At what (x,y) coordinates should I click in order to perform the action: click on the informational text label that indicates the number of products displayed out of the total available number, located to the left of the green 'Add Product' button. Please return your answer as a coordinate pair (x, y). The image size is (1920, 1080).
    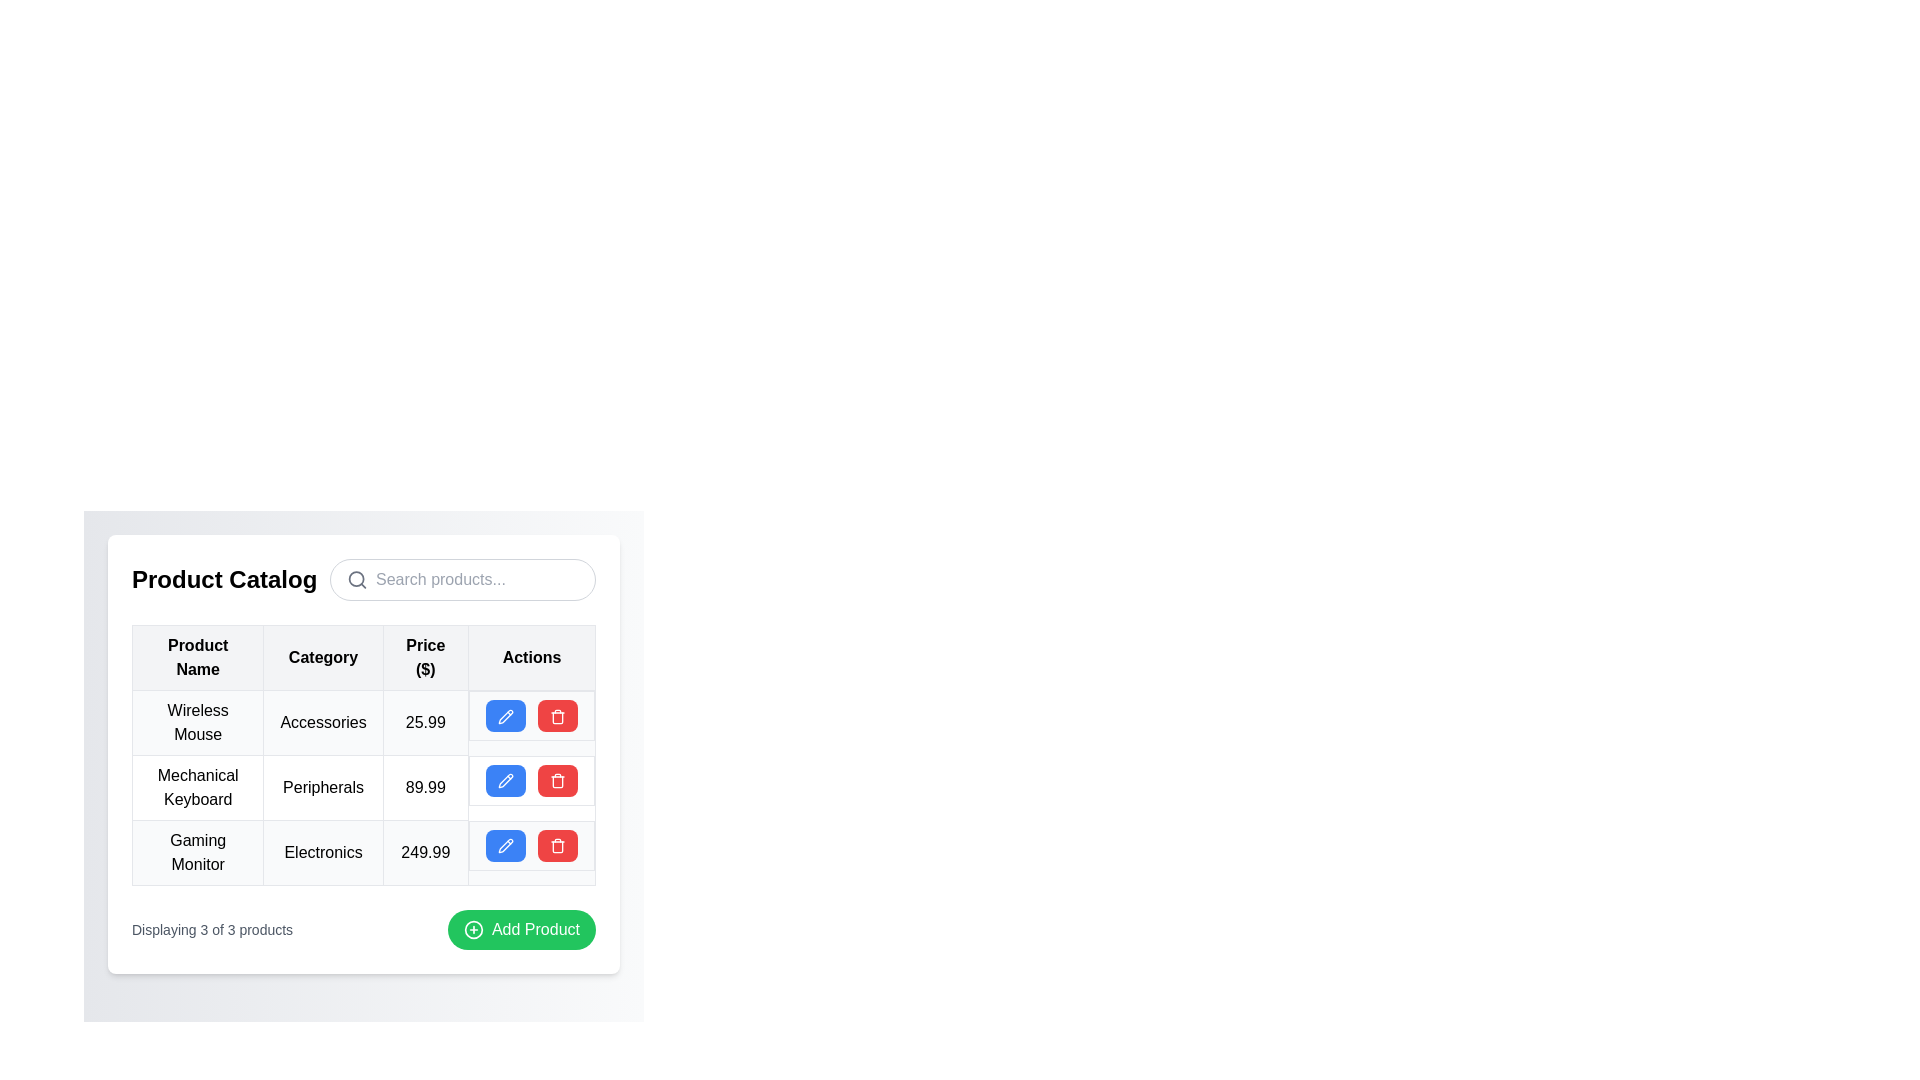
    Looking at the image, I should click on (212, 929).